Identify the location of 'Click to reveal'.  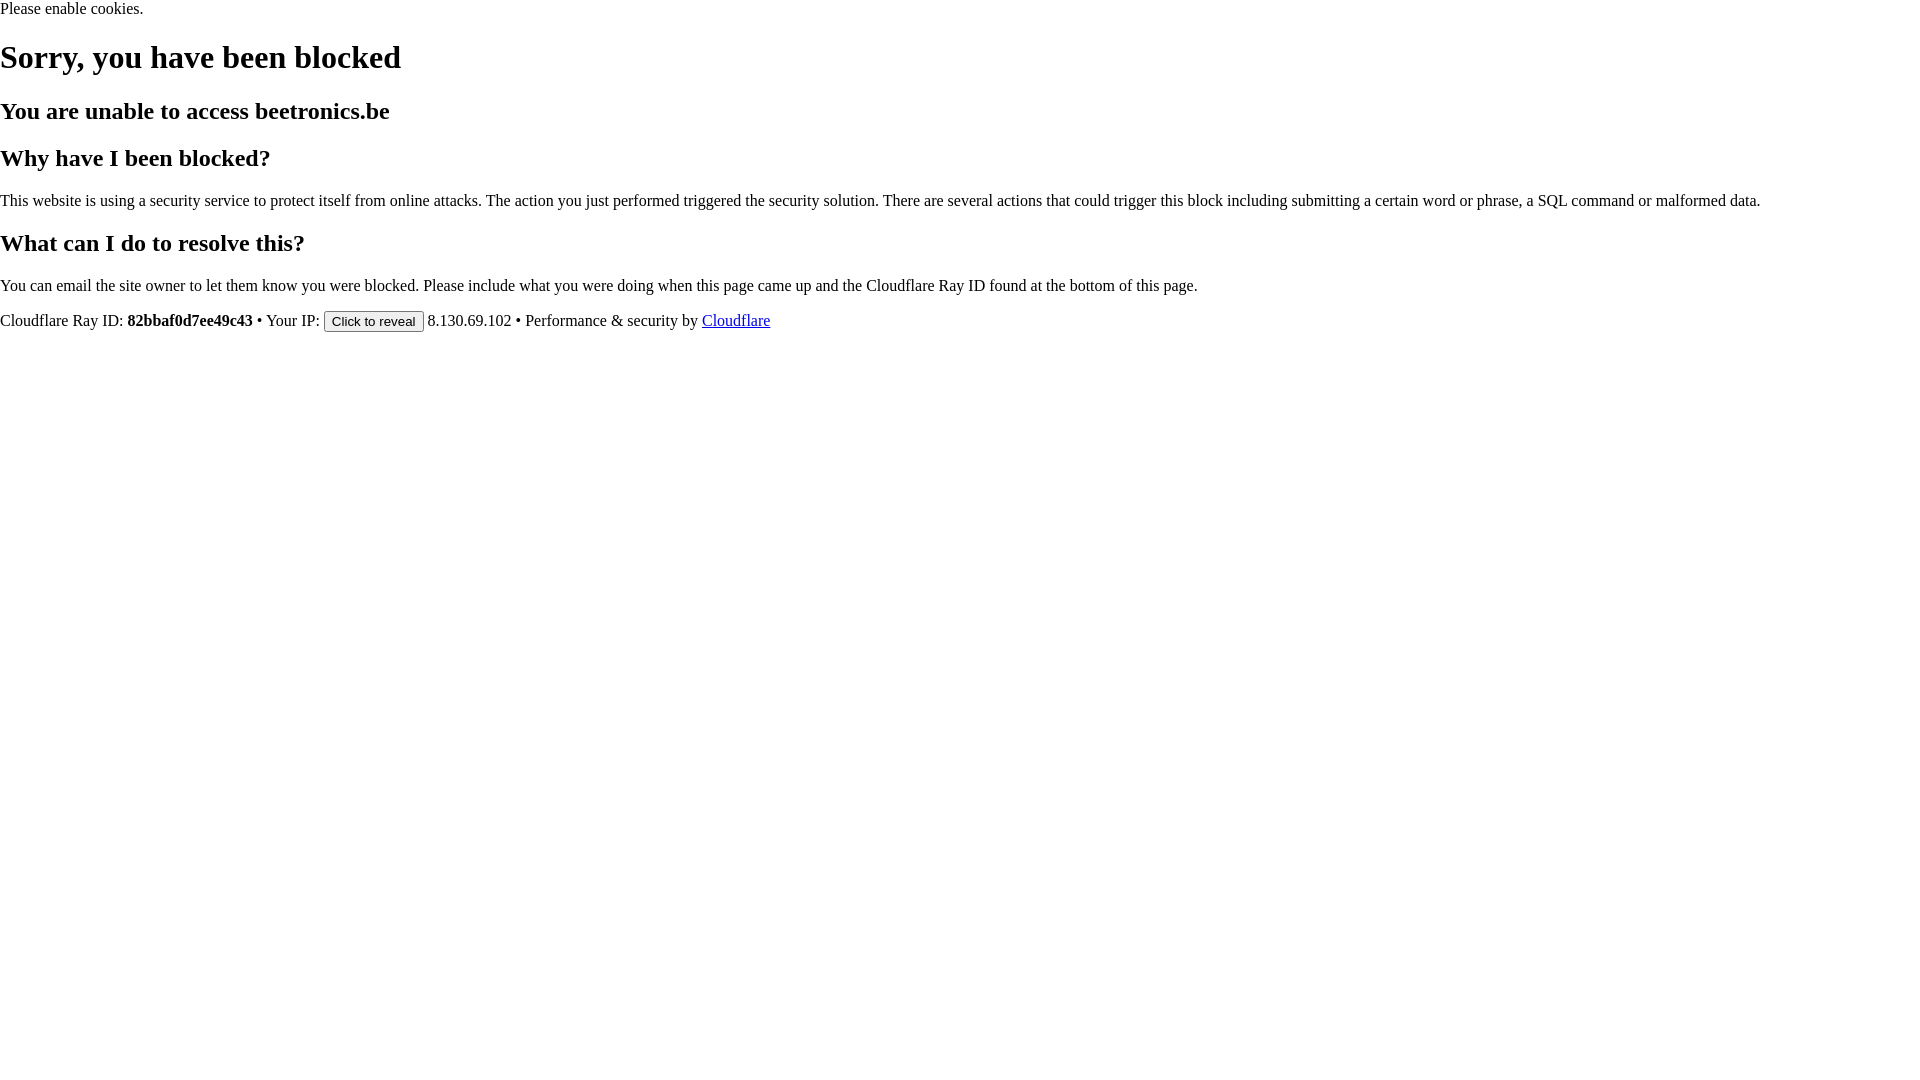
(374, 319).